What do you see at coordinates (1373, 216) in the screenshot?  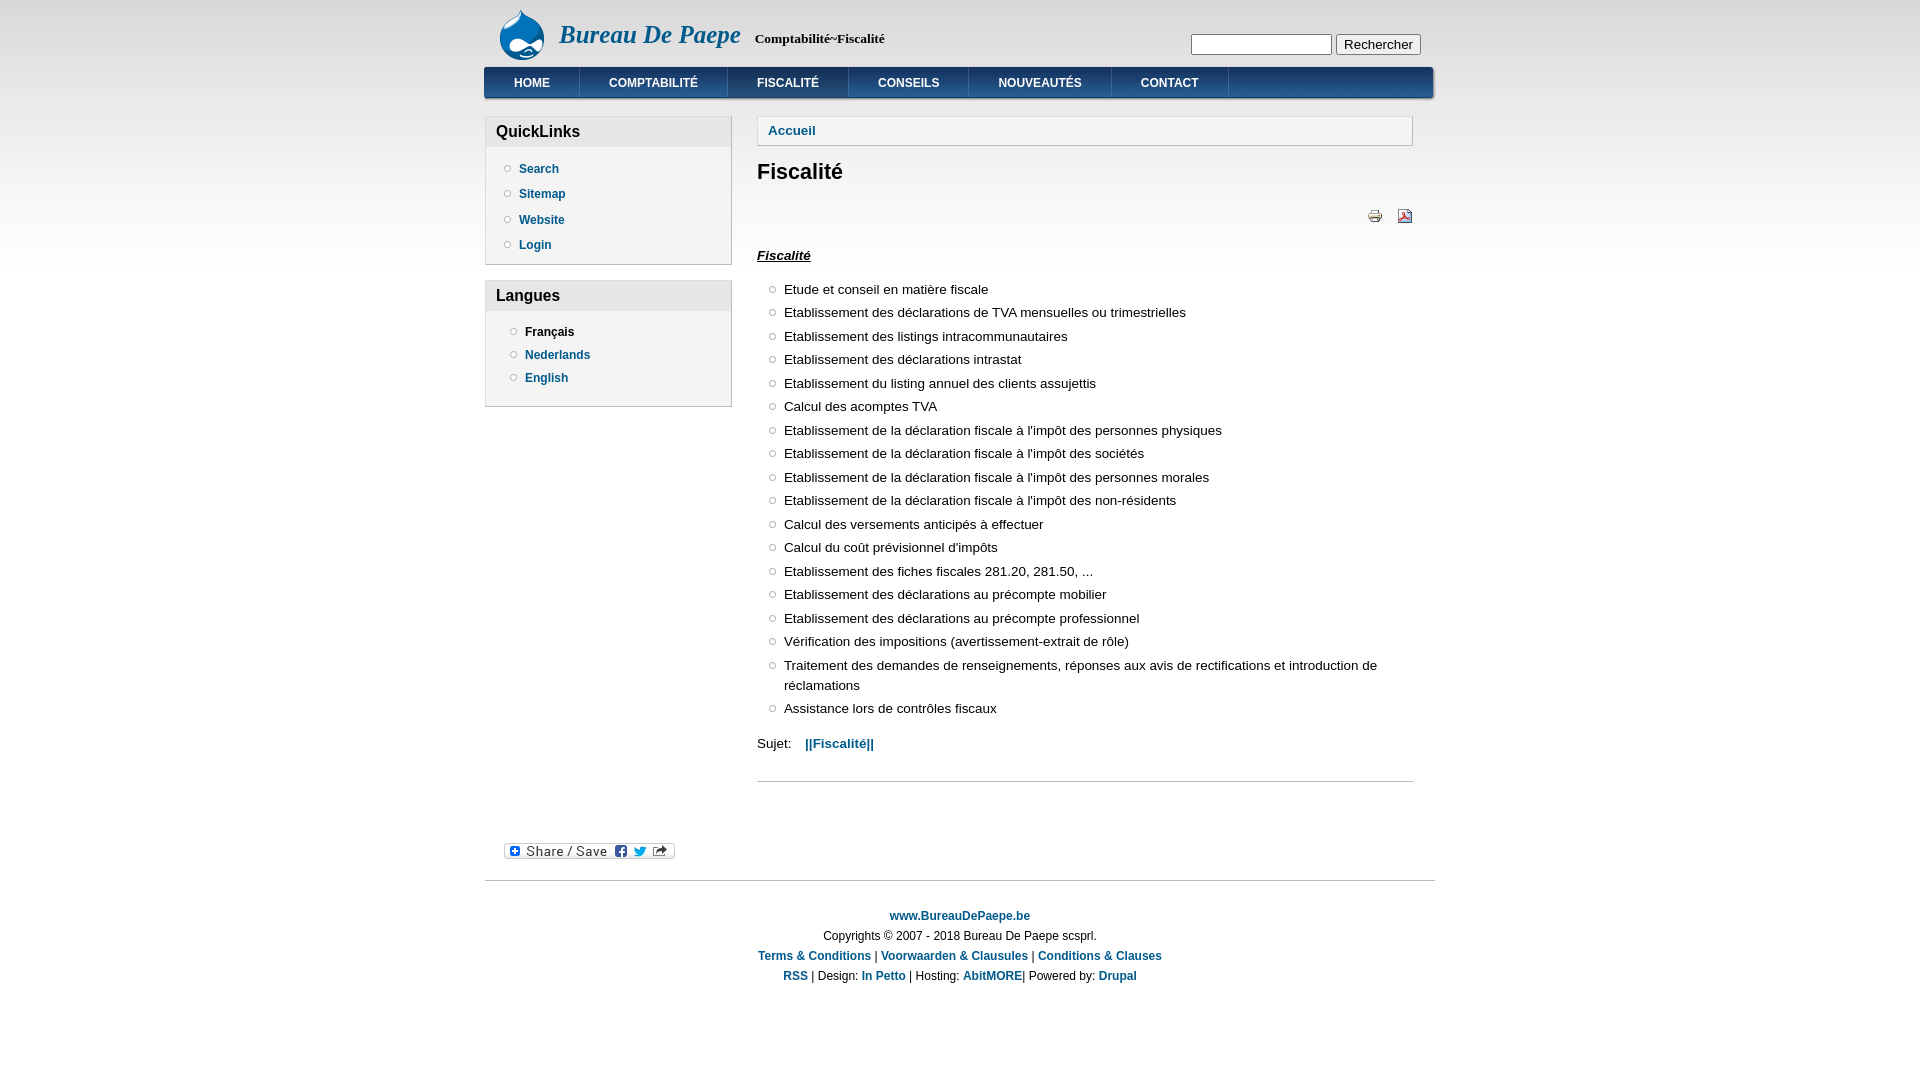 I see `'Version imprimable'` at bounding box center [1373, 216].